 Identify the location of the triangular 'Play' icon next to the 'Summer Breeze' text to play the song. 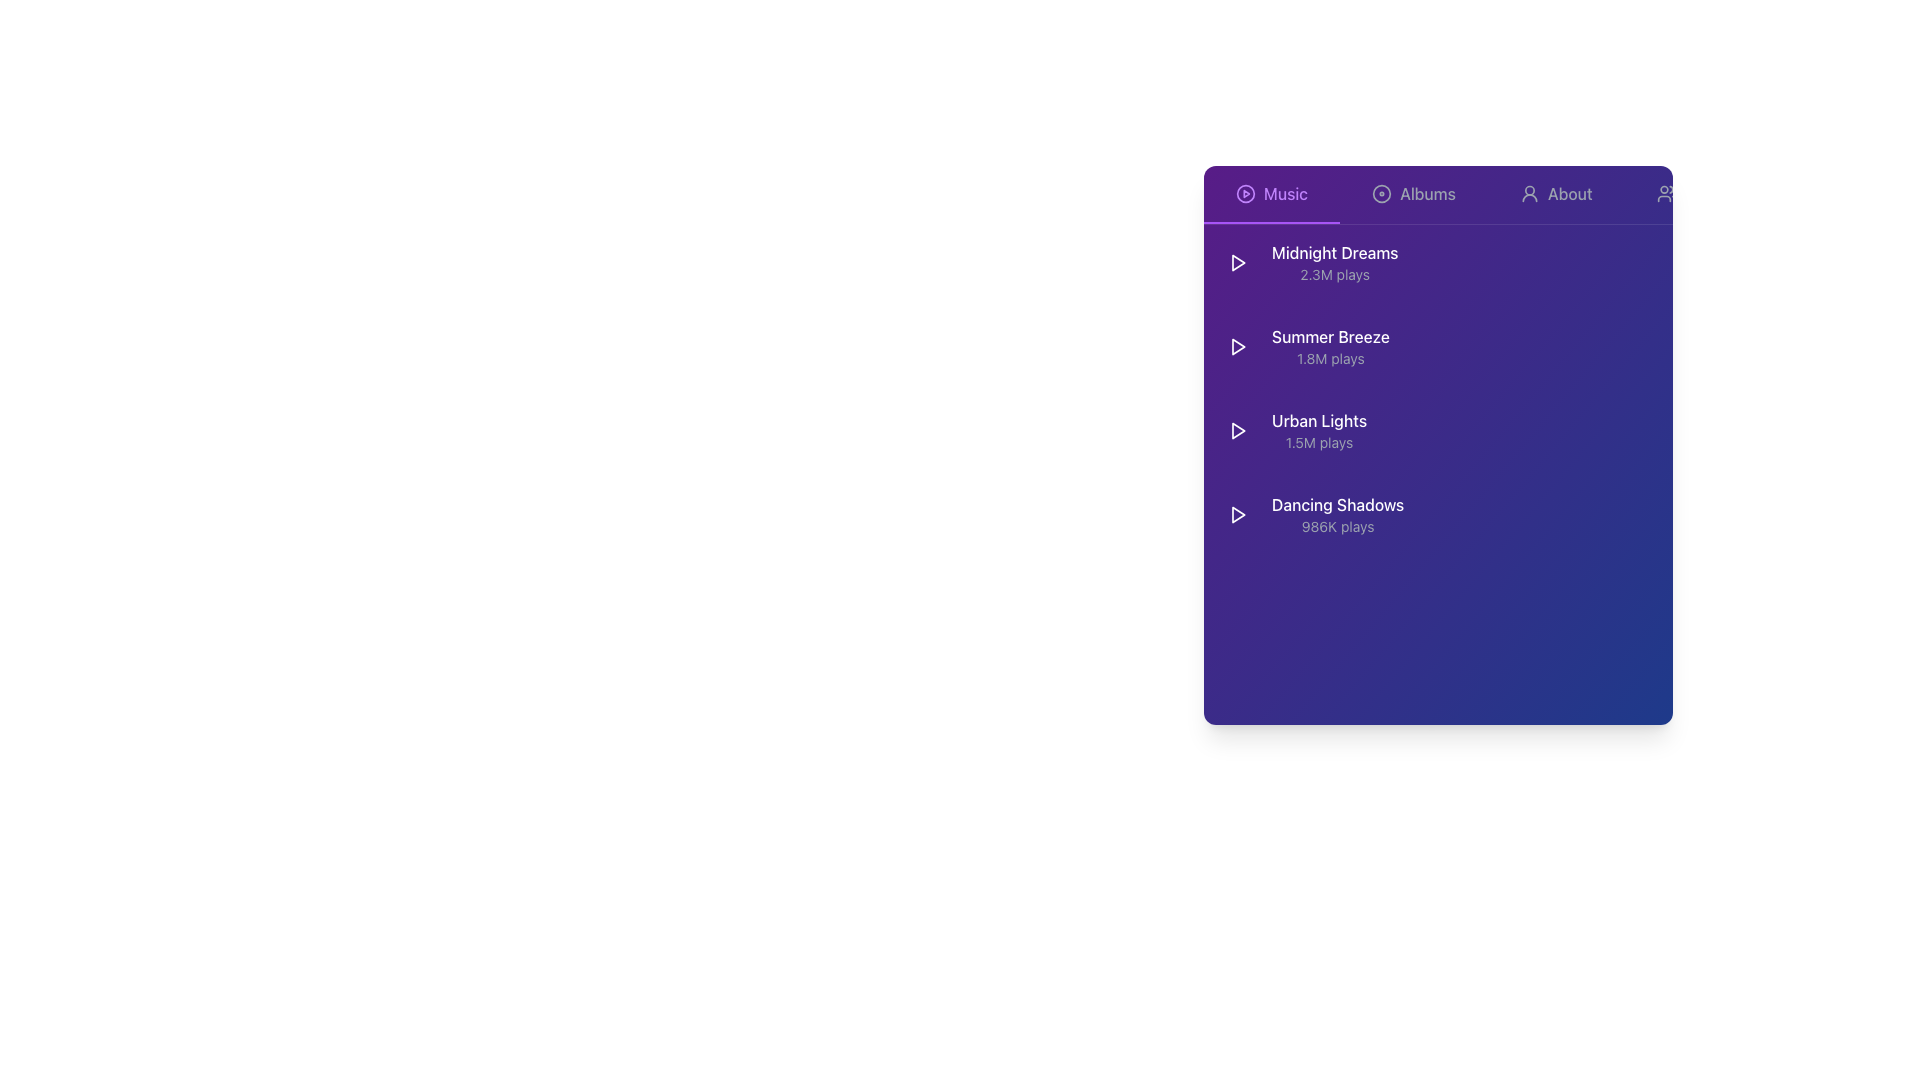
(1237, 346).